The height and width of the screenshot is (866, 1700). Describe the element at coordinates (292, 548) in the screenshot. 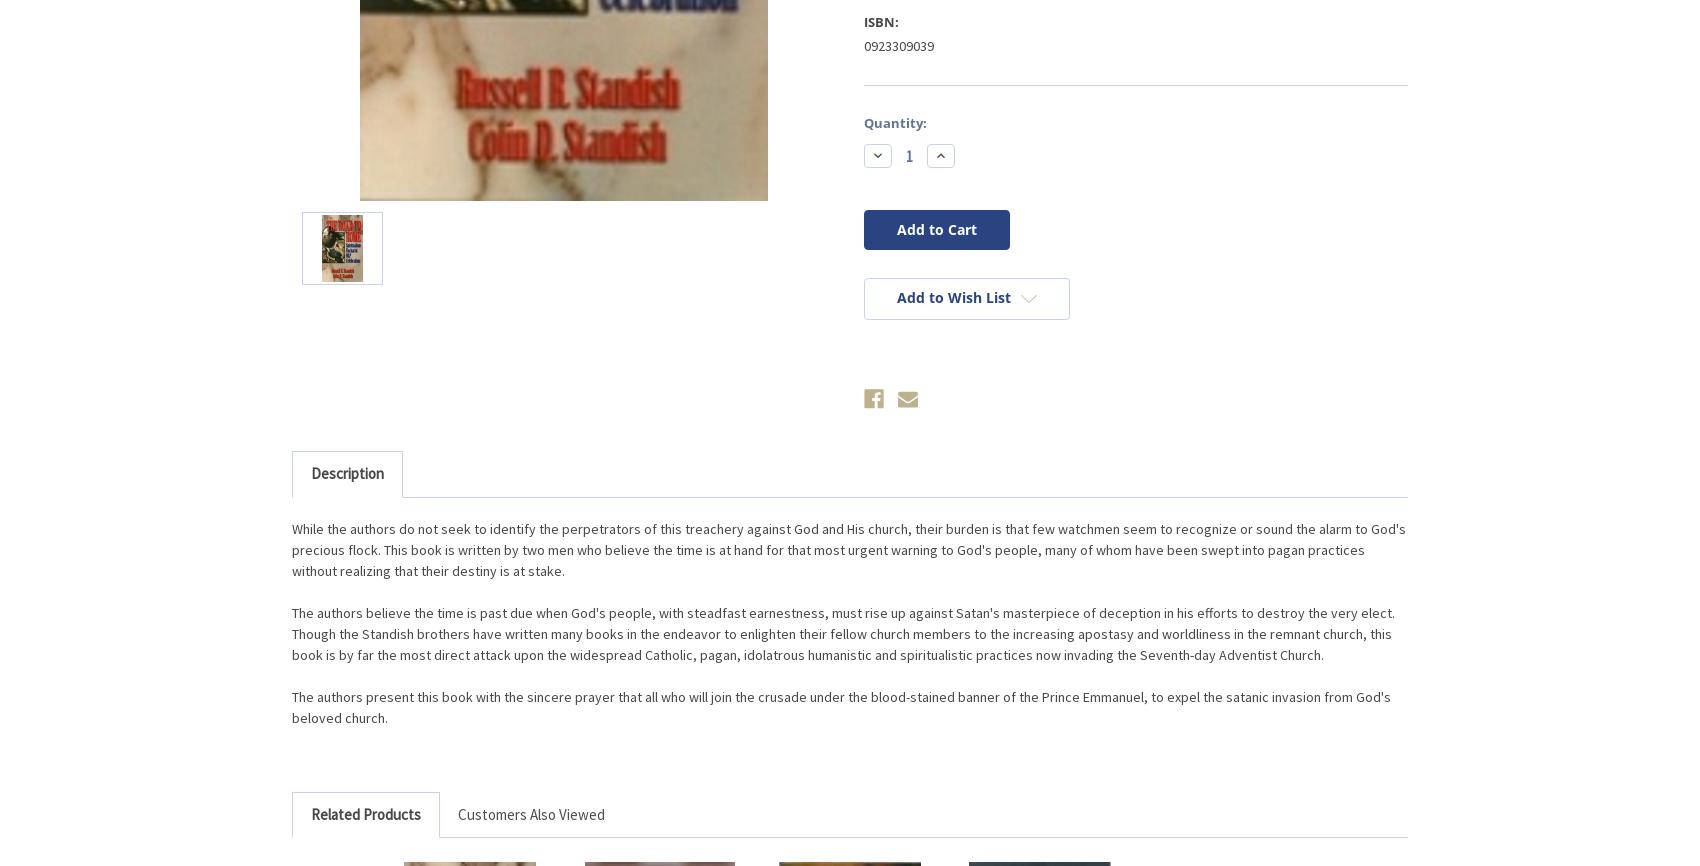

I see `'While the authors do not seek to identify the perpetrators of this treachery against God and His church, their burden is that few watchmen seem to recognize or sound the alarm to God's precious flock. This book is written by two men who believe the time is at hand for that most urgent warning to God's people, many of whom have been swept into pagan practices without realizing that their destiny is at stake.'` at that location.